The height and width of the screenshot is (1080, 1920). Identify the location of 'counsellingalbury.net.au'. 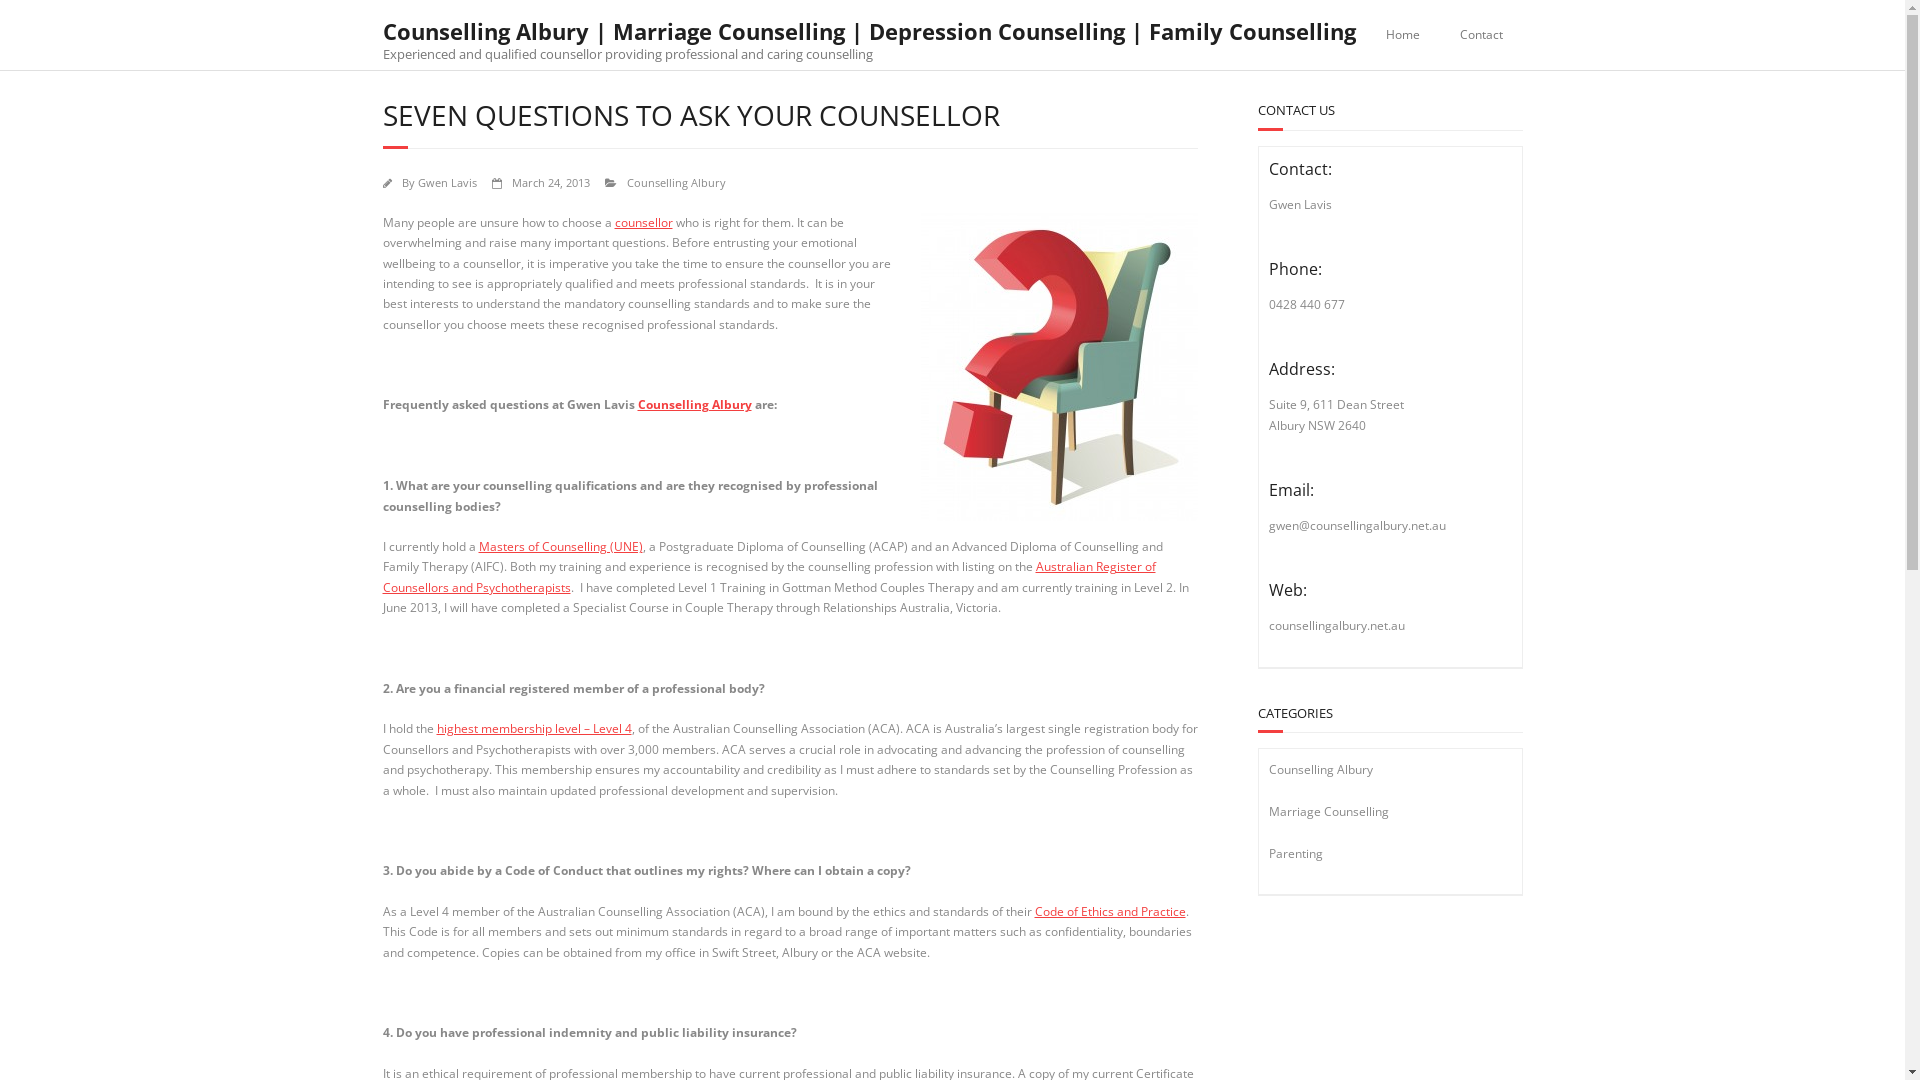
(1335, 624).